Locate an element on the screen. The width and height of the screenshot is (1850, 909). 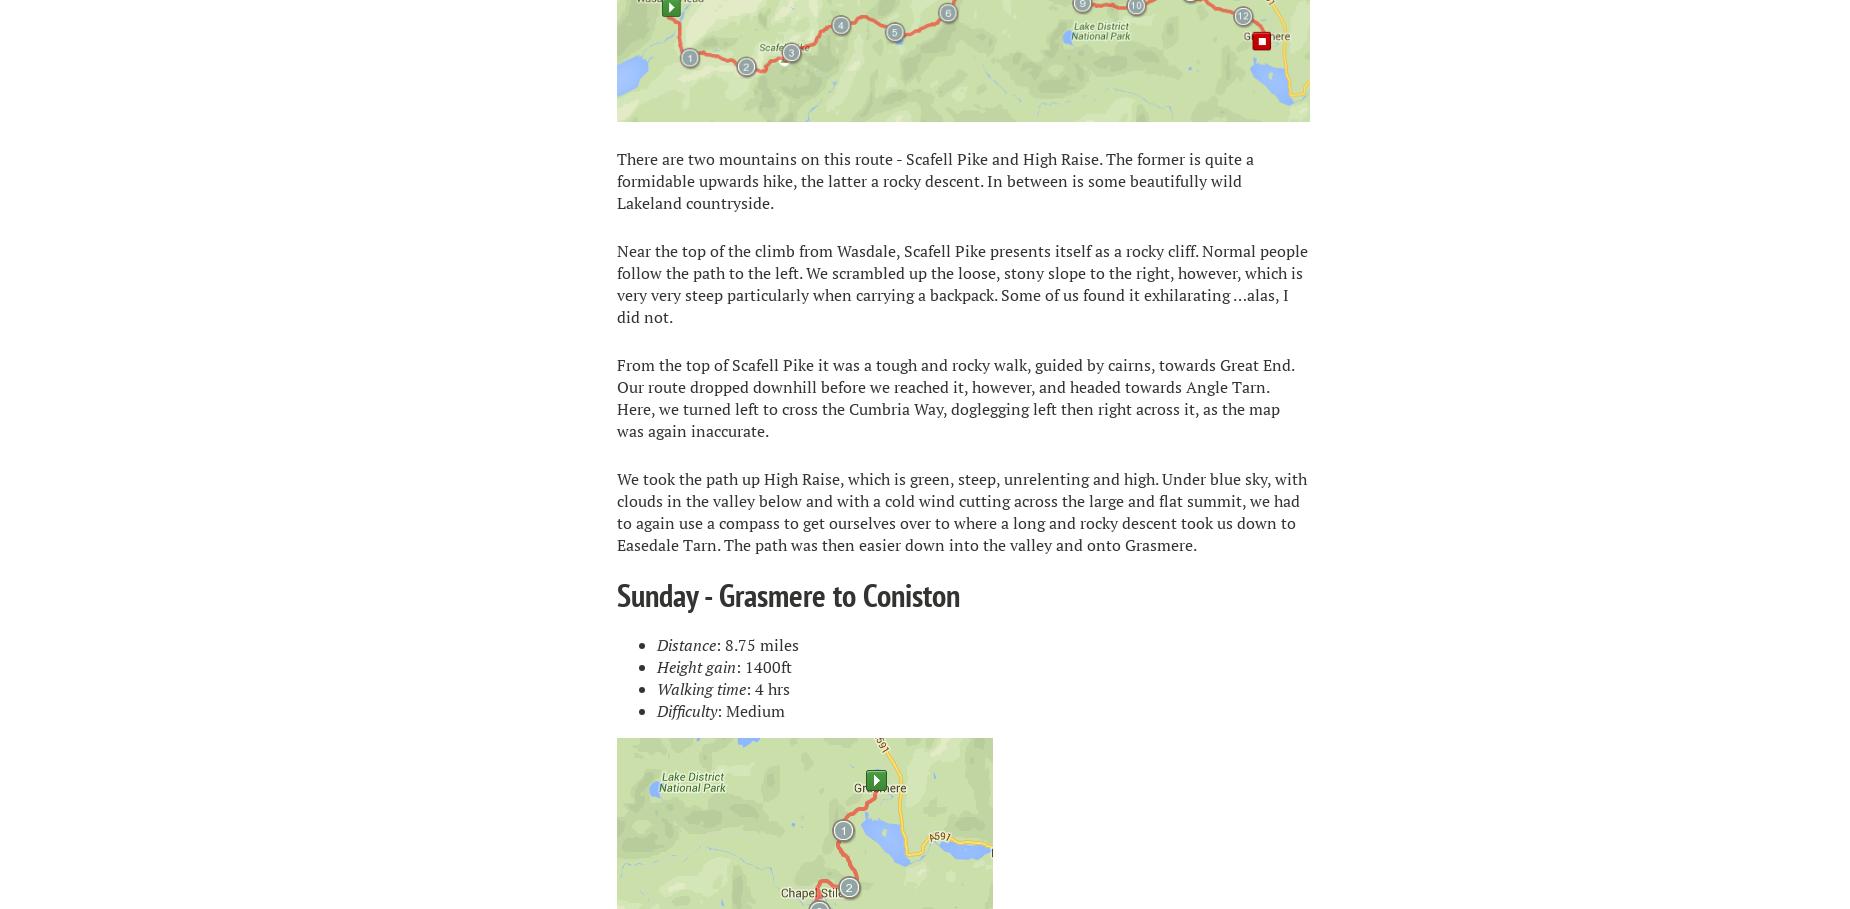
': 4 hrs' is located at coordinates (744, 688).